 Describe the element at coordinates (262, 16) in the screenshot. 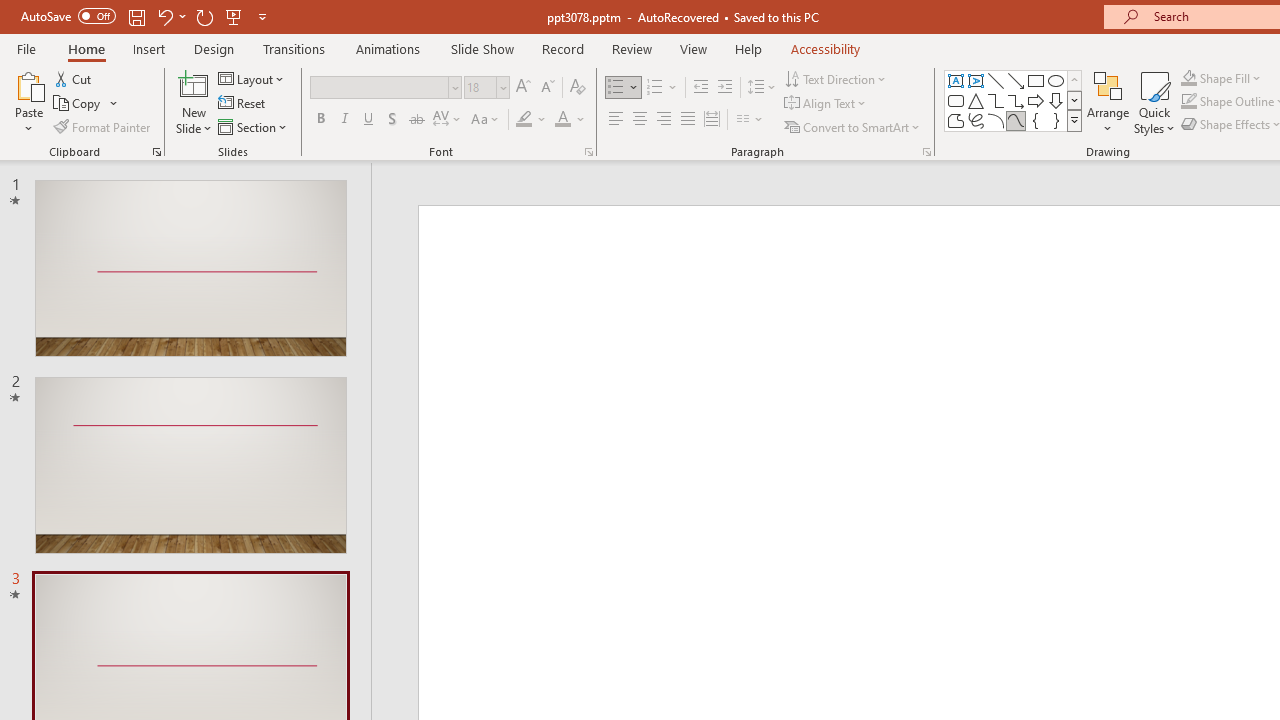

I see `'Customize Quick Access Toolbar'` at that location.